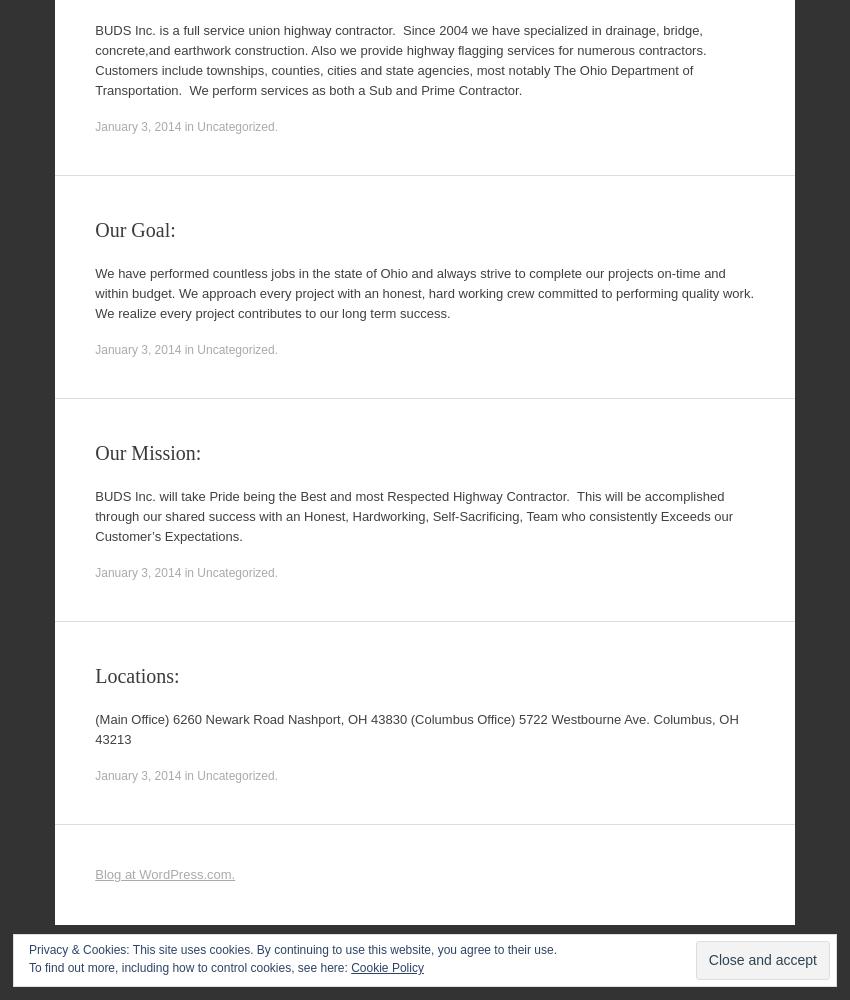 The image size is (850, 1000). What do you see at coordinates (188, 967) in the screenshot?
I see `'To find out more, including how to control cookies, see here:'` at bounding box center [188, 967].